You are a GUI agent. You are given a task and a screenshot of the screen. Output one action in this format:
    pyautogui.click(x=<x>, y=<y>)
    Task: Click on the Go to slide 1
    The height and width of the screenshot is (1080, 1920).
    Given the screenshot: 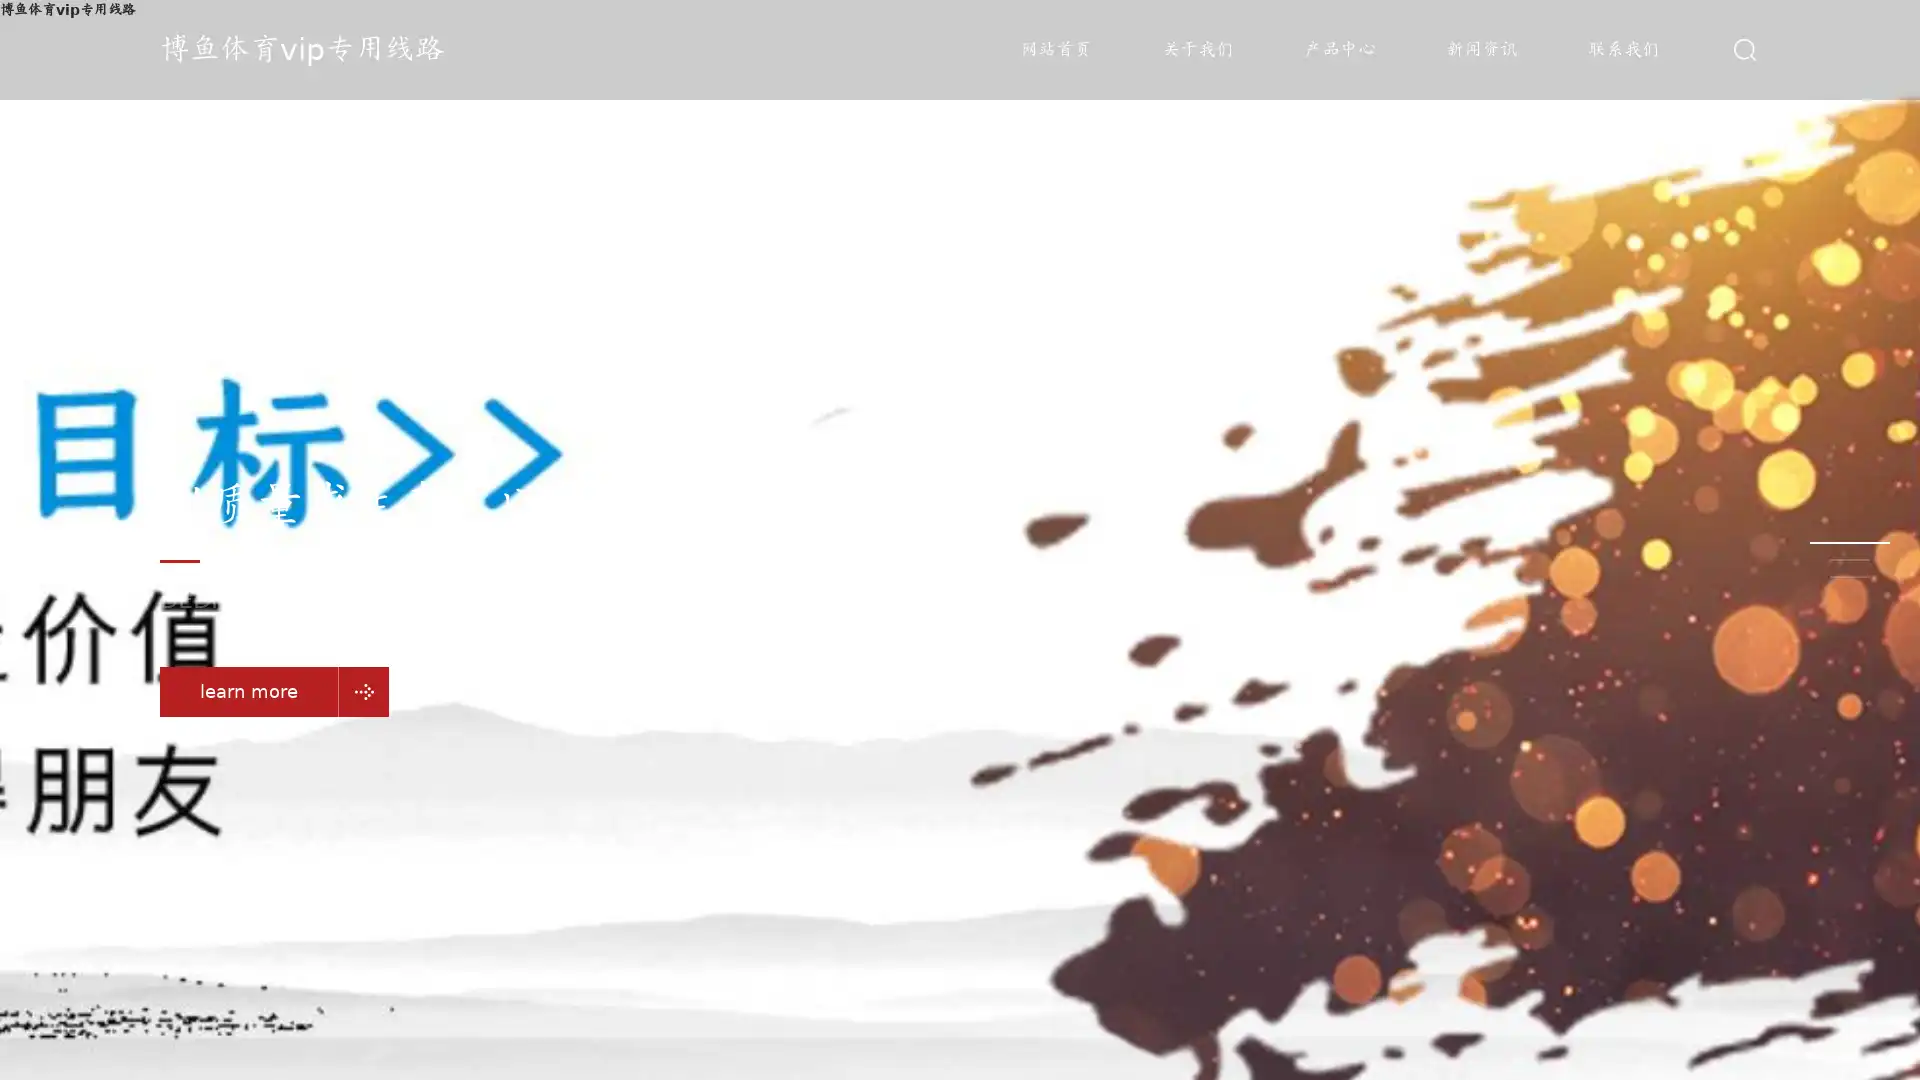 What is the action you would take?
    pyautogui.click(x=1848, y=543)
    